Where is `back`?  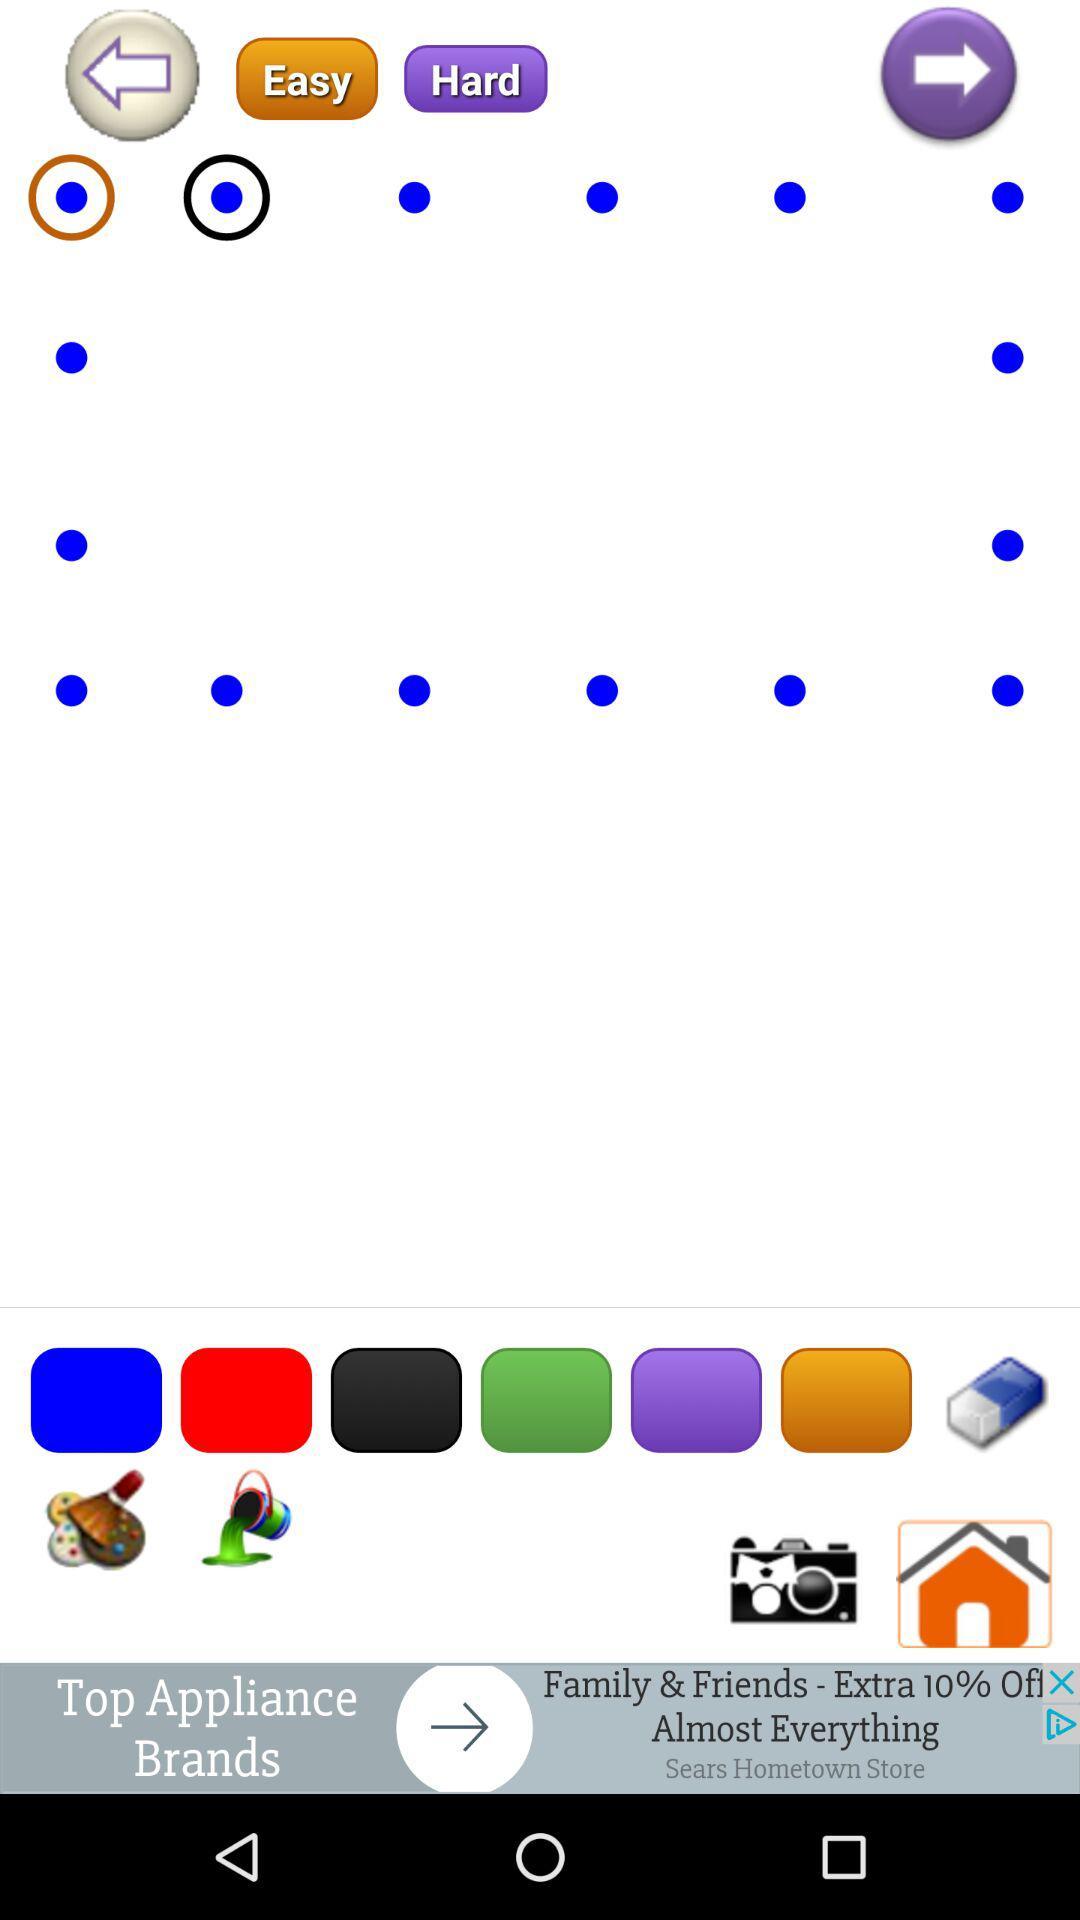 back is located at coordinates (540, 1727).